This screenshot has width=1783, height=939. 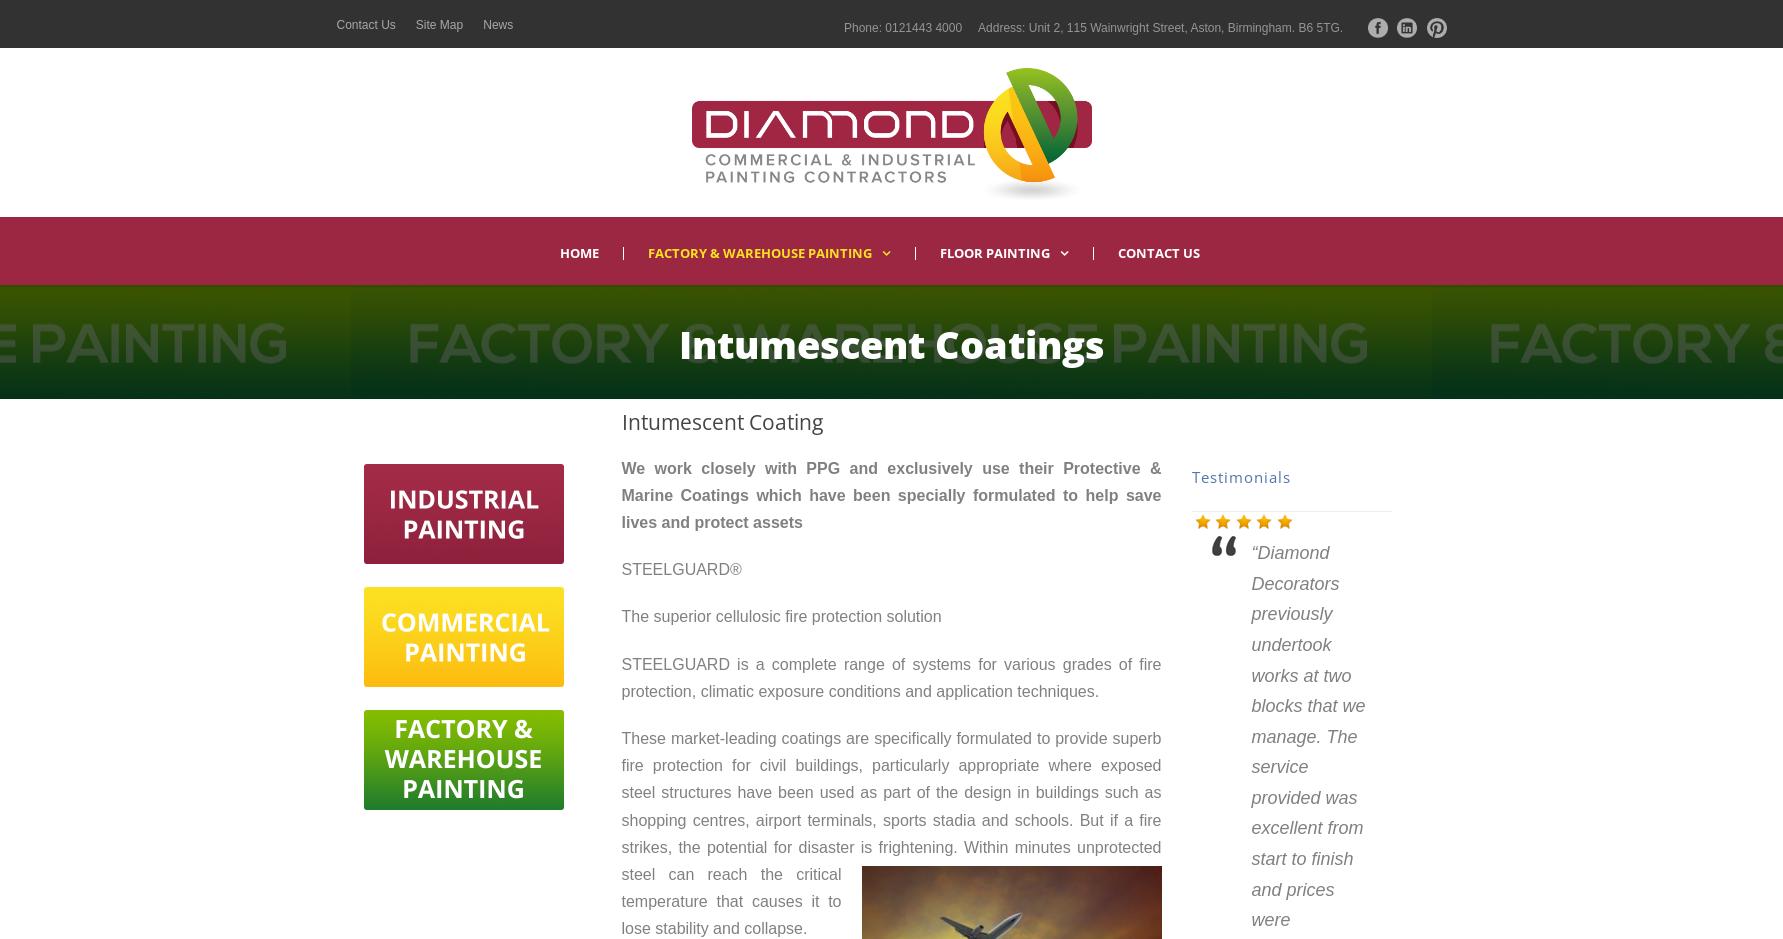 What do you see at coordinates (438, 24) in the screenshot?
I see `'Site Map'` at bounding box center [438, 24].